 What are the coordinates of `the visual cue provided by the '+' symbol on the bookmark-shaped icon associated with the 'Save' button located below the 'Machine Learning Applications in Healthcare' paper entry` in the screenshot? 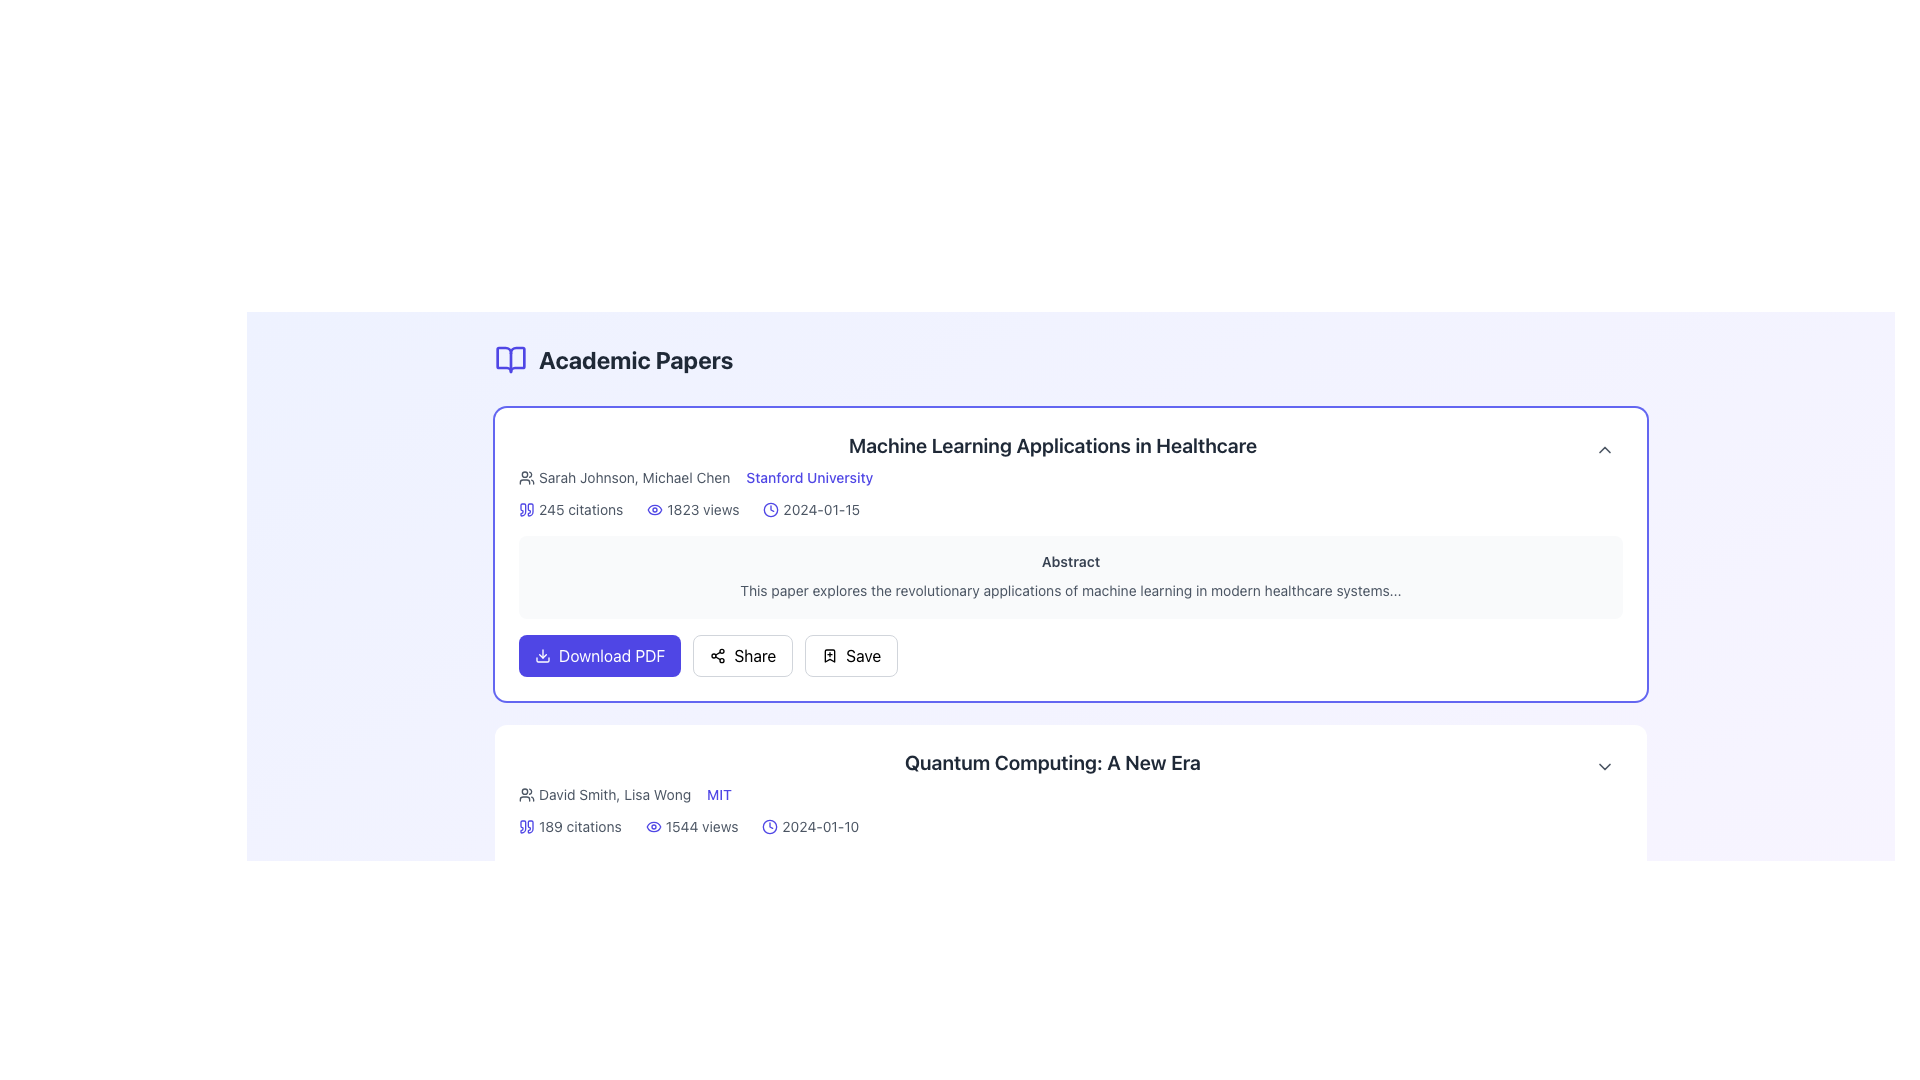 It's located at (830, 655).